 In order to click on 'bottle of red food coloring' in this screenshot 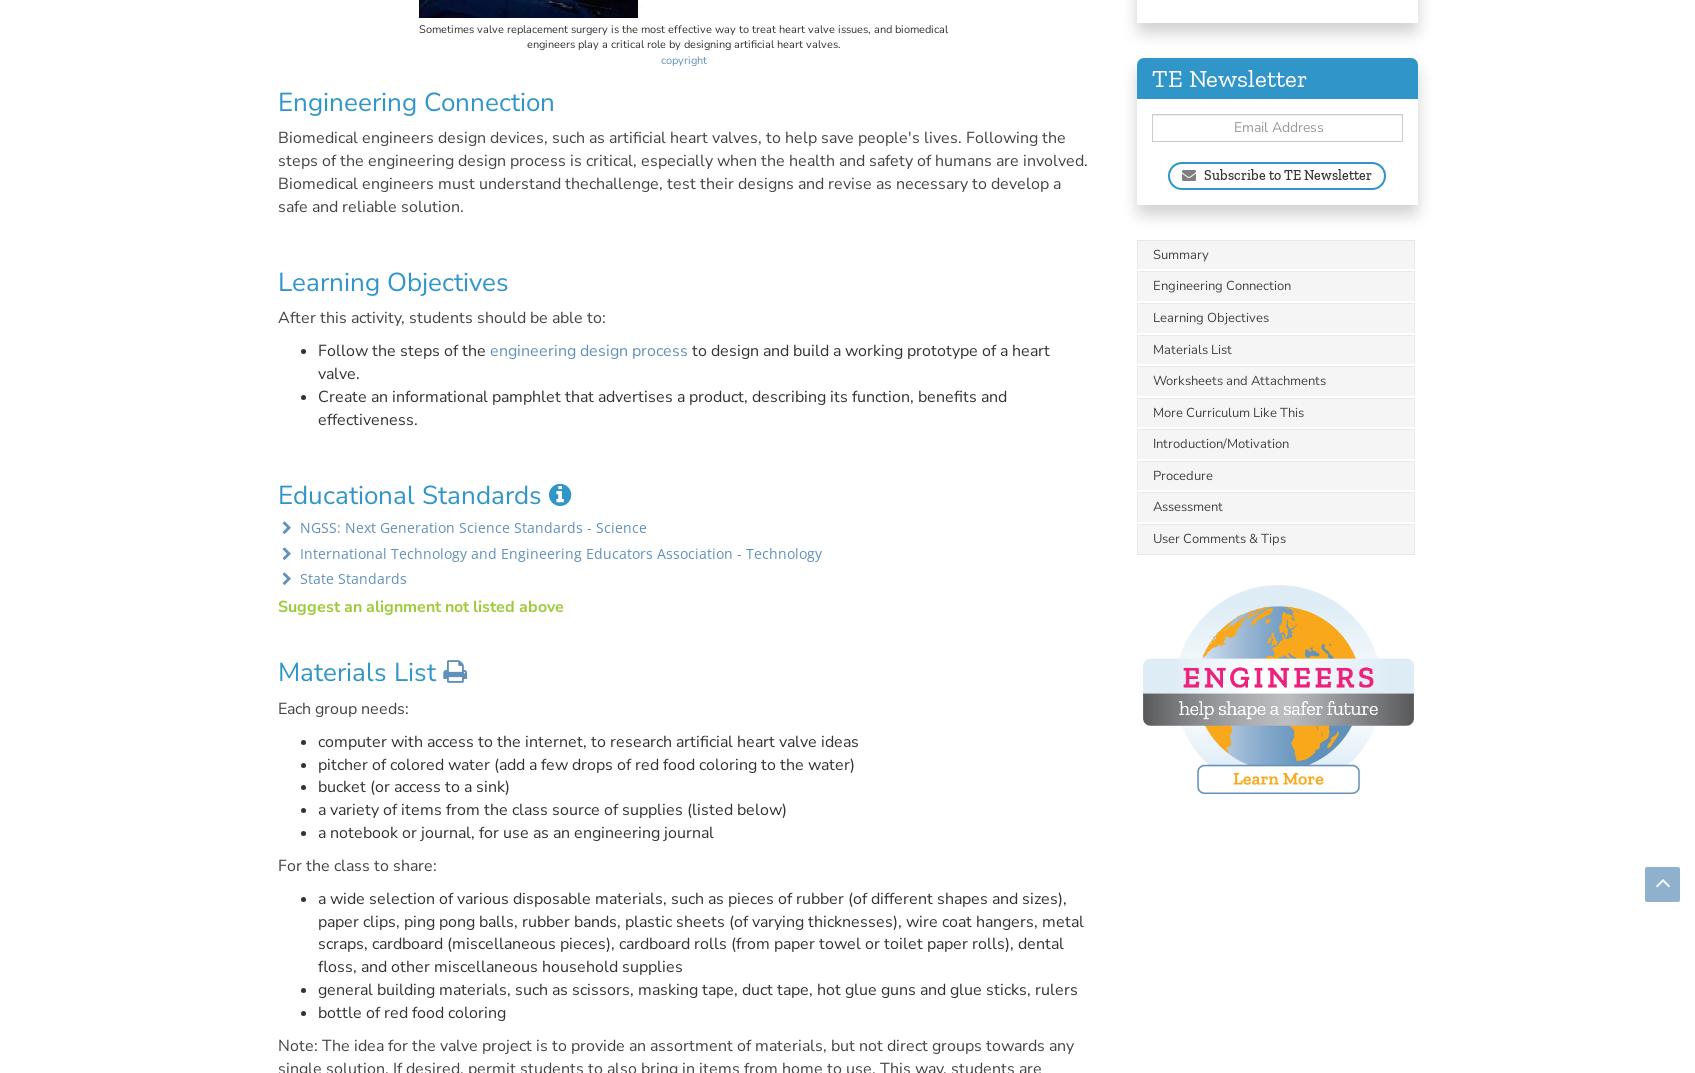, I will do `click(316, 1012)`.